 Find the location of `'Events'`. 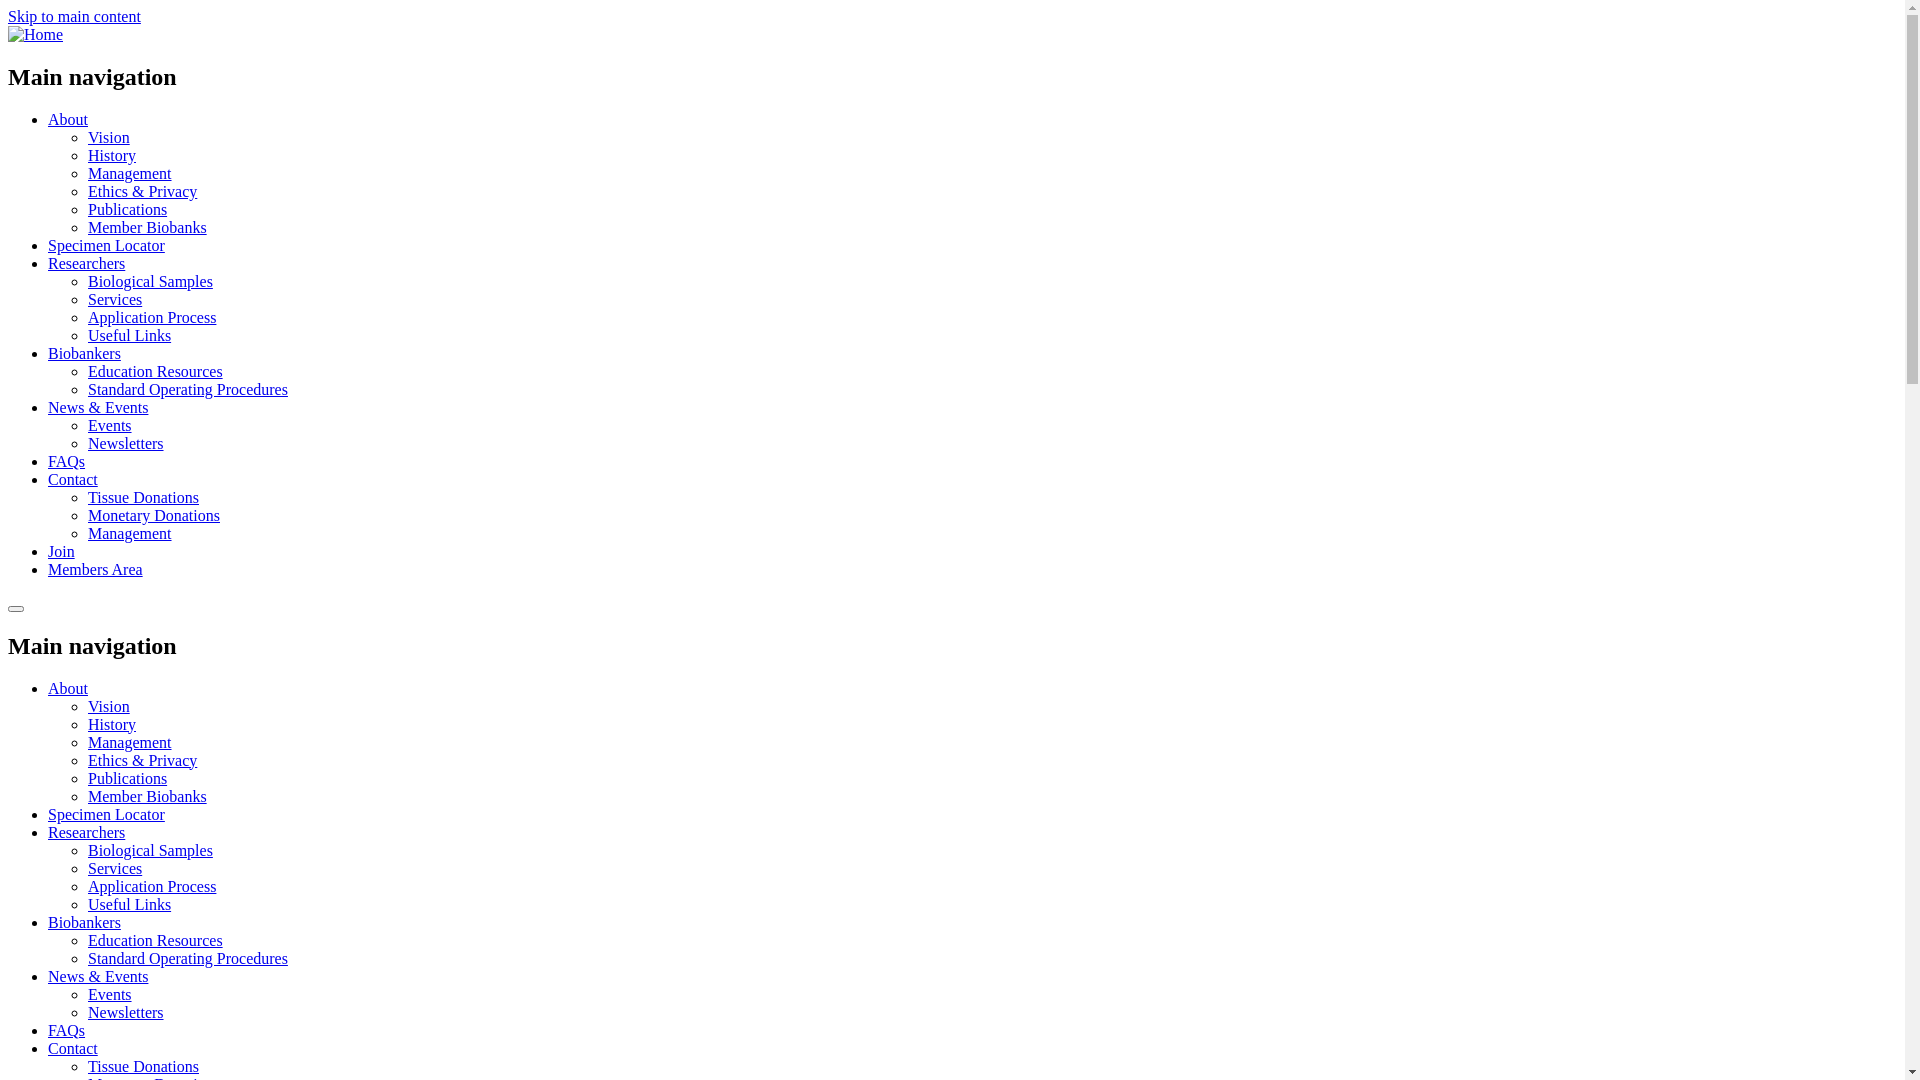

'Events' is located at coordinates (109, 424).